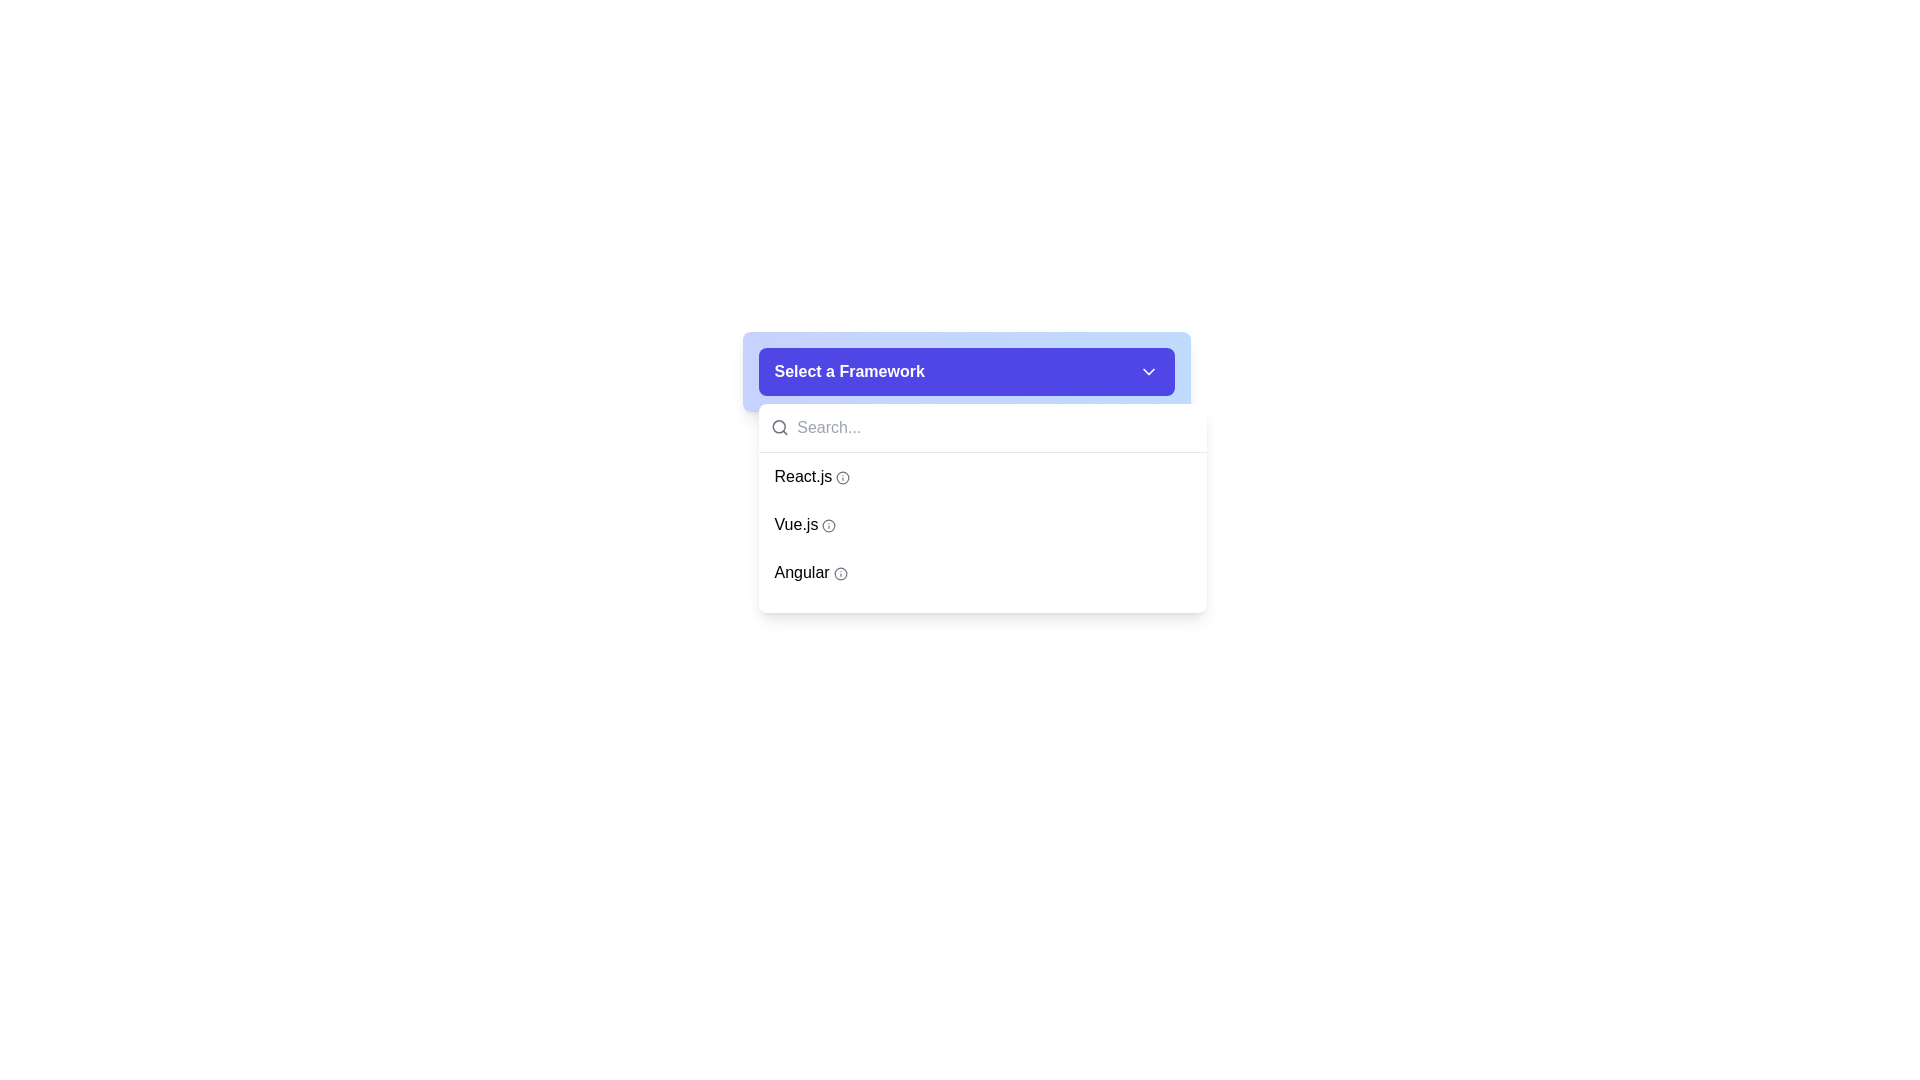 The width and height of the screenshot is (1920, 1080). What do you see at coordinates (966, 371) in the screenshot?
I see `the Dropdown selector button located at the top-central position of the dropdown interface` at bounding box center [966, 371].